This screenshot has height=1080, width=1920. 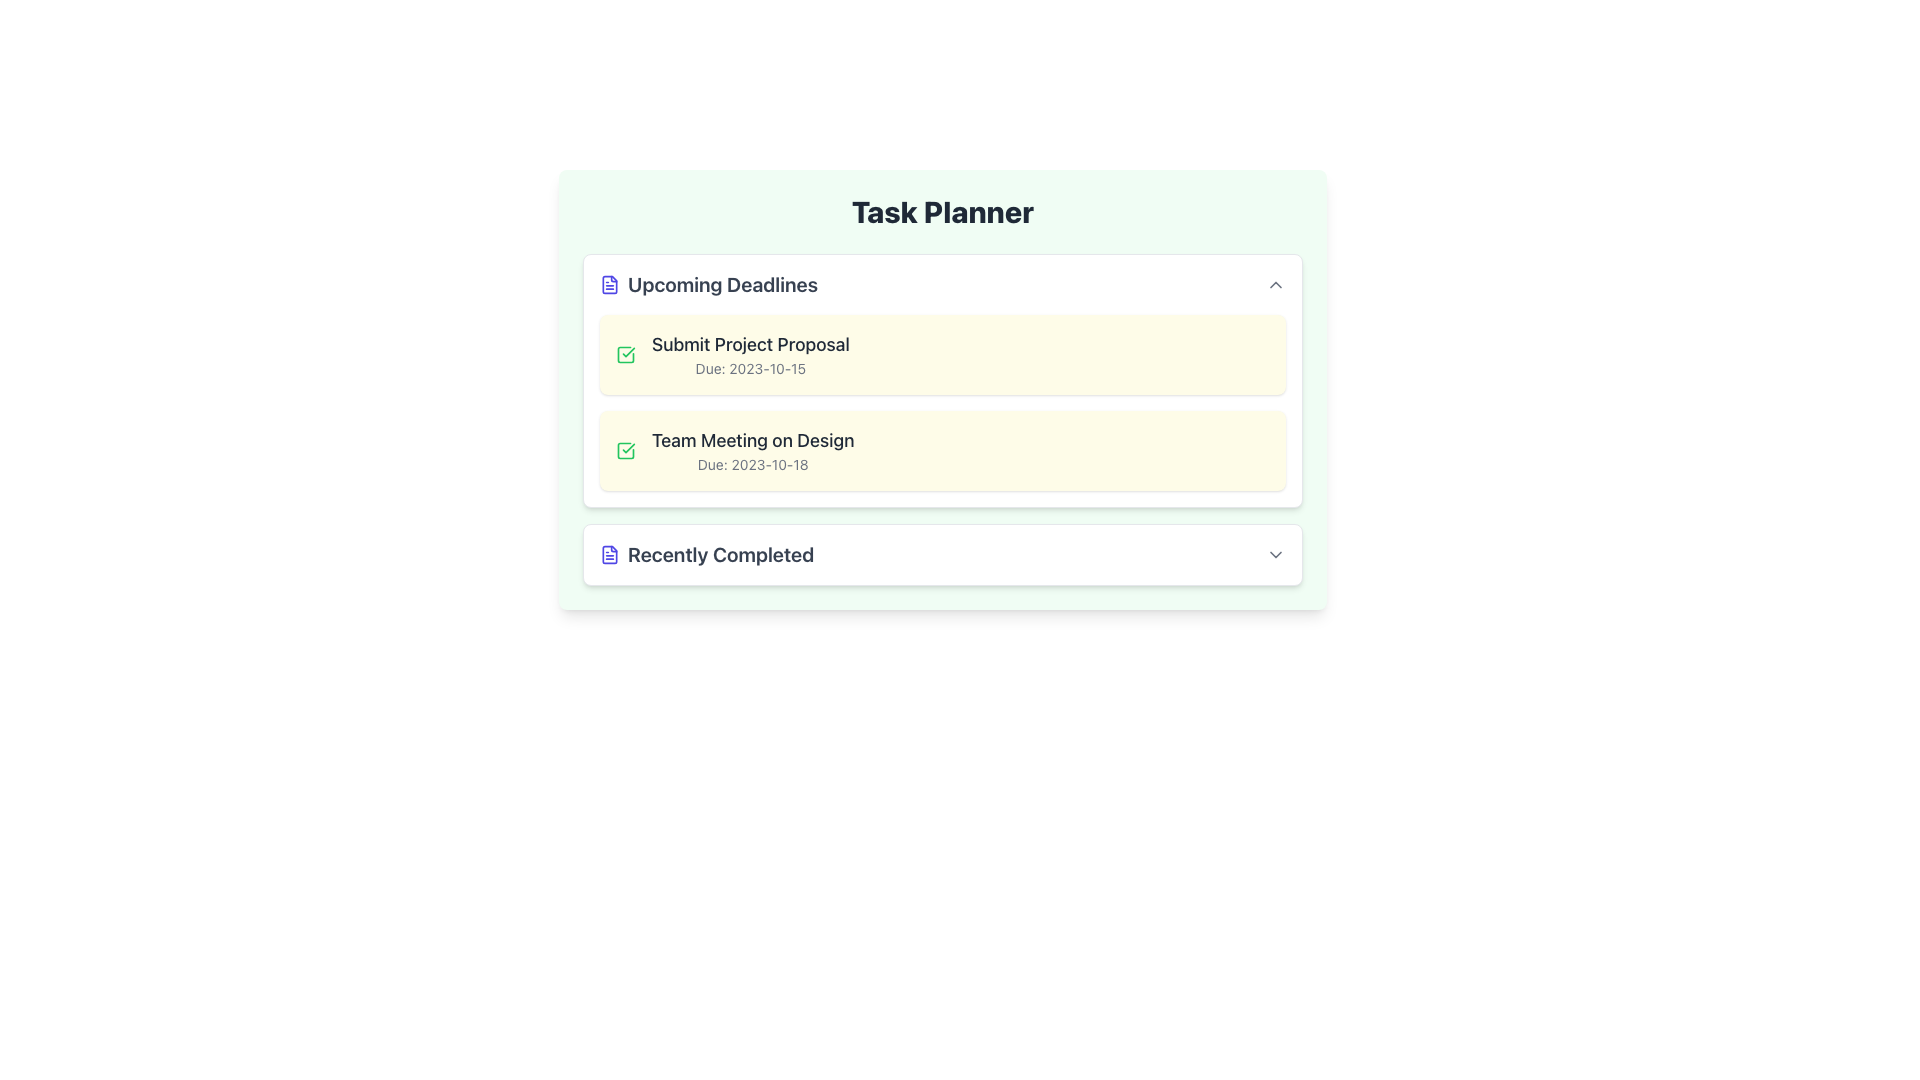 What do you see at coordinates (608, 285) in the screenshot?
I see `the document icon with a blue-purple color located to the left of the 'Upcoming Deadlines' heading` at bounding box center [608, 285].